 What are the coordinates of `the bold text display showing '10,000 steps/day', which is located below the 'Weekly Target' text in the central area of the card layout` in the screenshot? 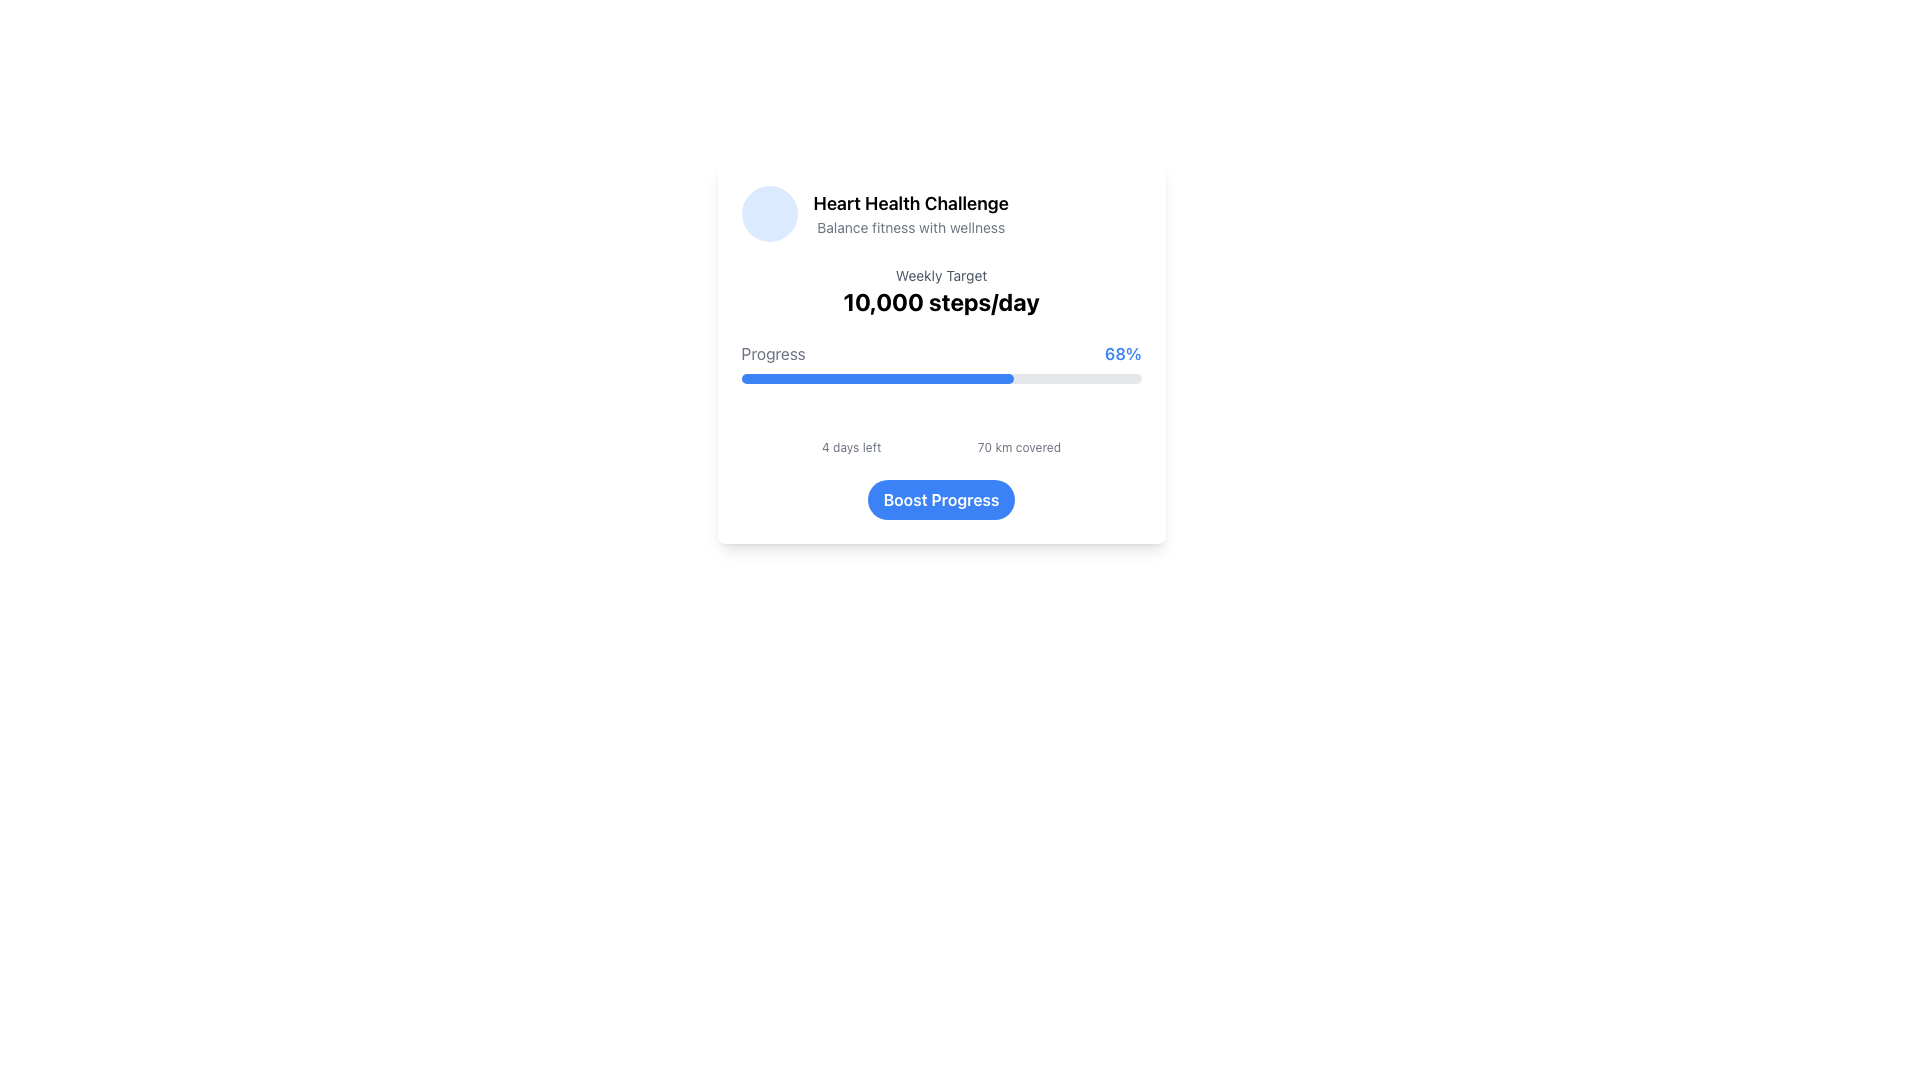 It's located at (940, 301).